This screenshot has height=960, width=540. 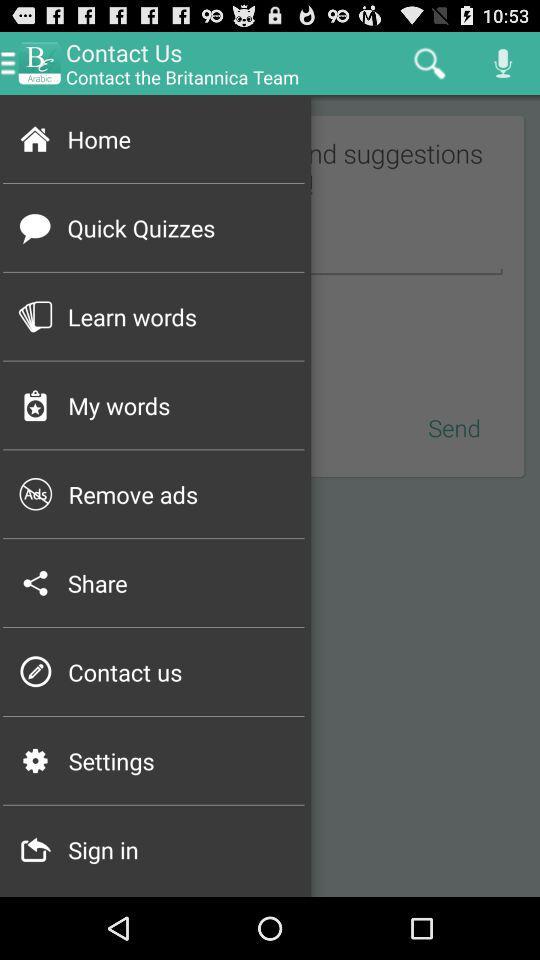 What do you see at coordinates (455, 427) in the screenshot?
I see `the send button` at bounding box center [455, 427].